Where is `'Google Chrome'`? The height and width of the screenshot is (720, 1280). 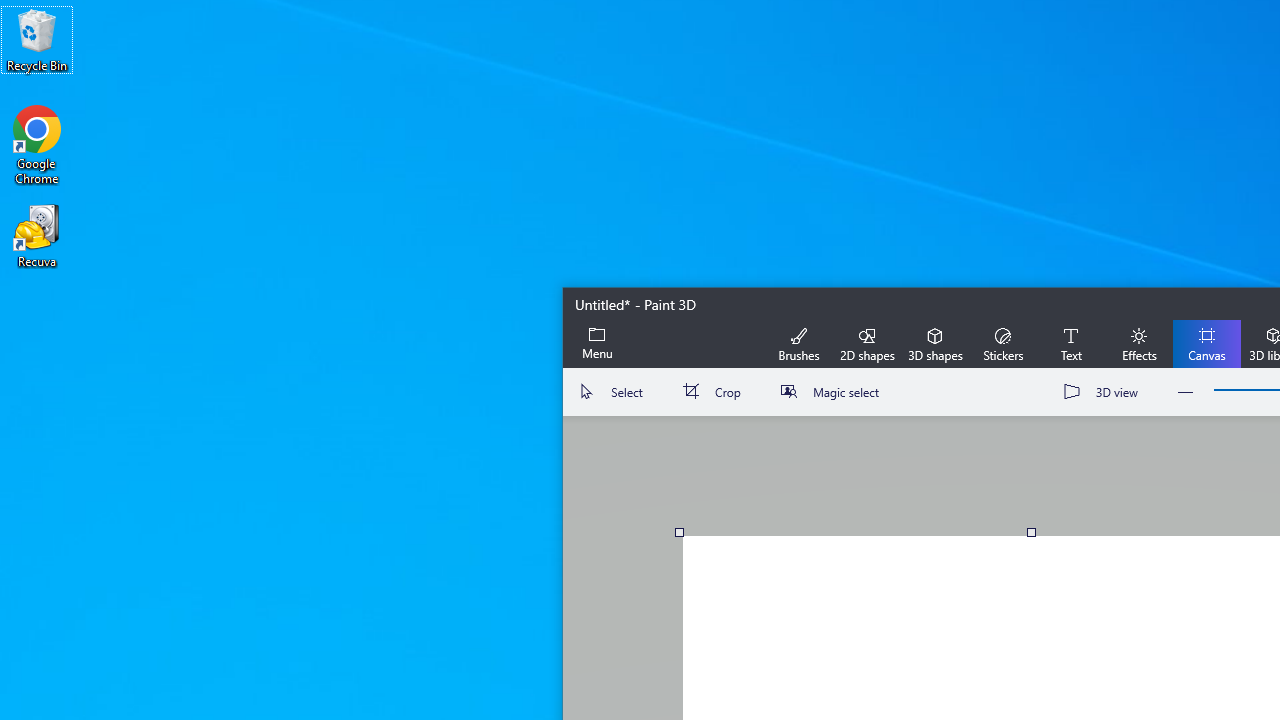
'Google Chrome' is located at coordinates (37, 144).